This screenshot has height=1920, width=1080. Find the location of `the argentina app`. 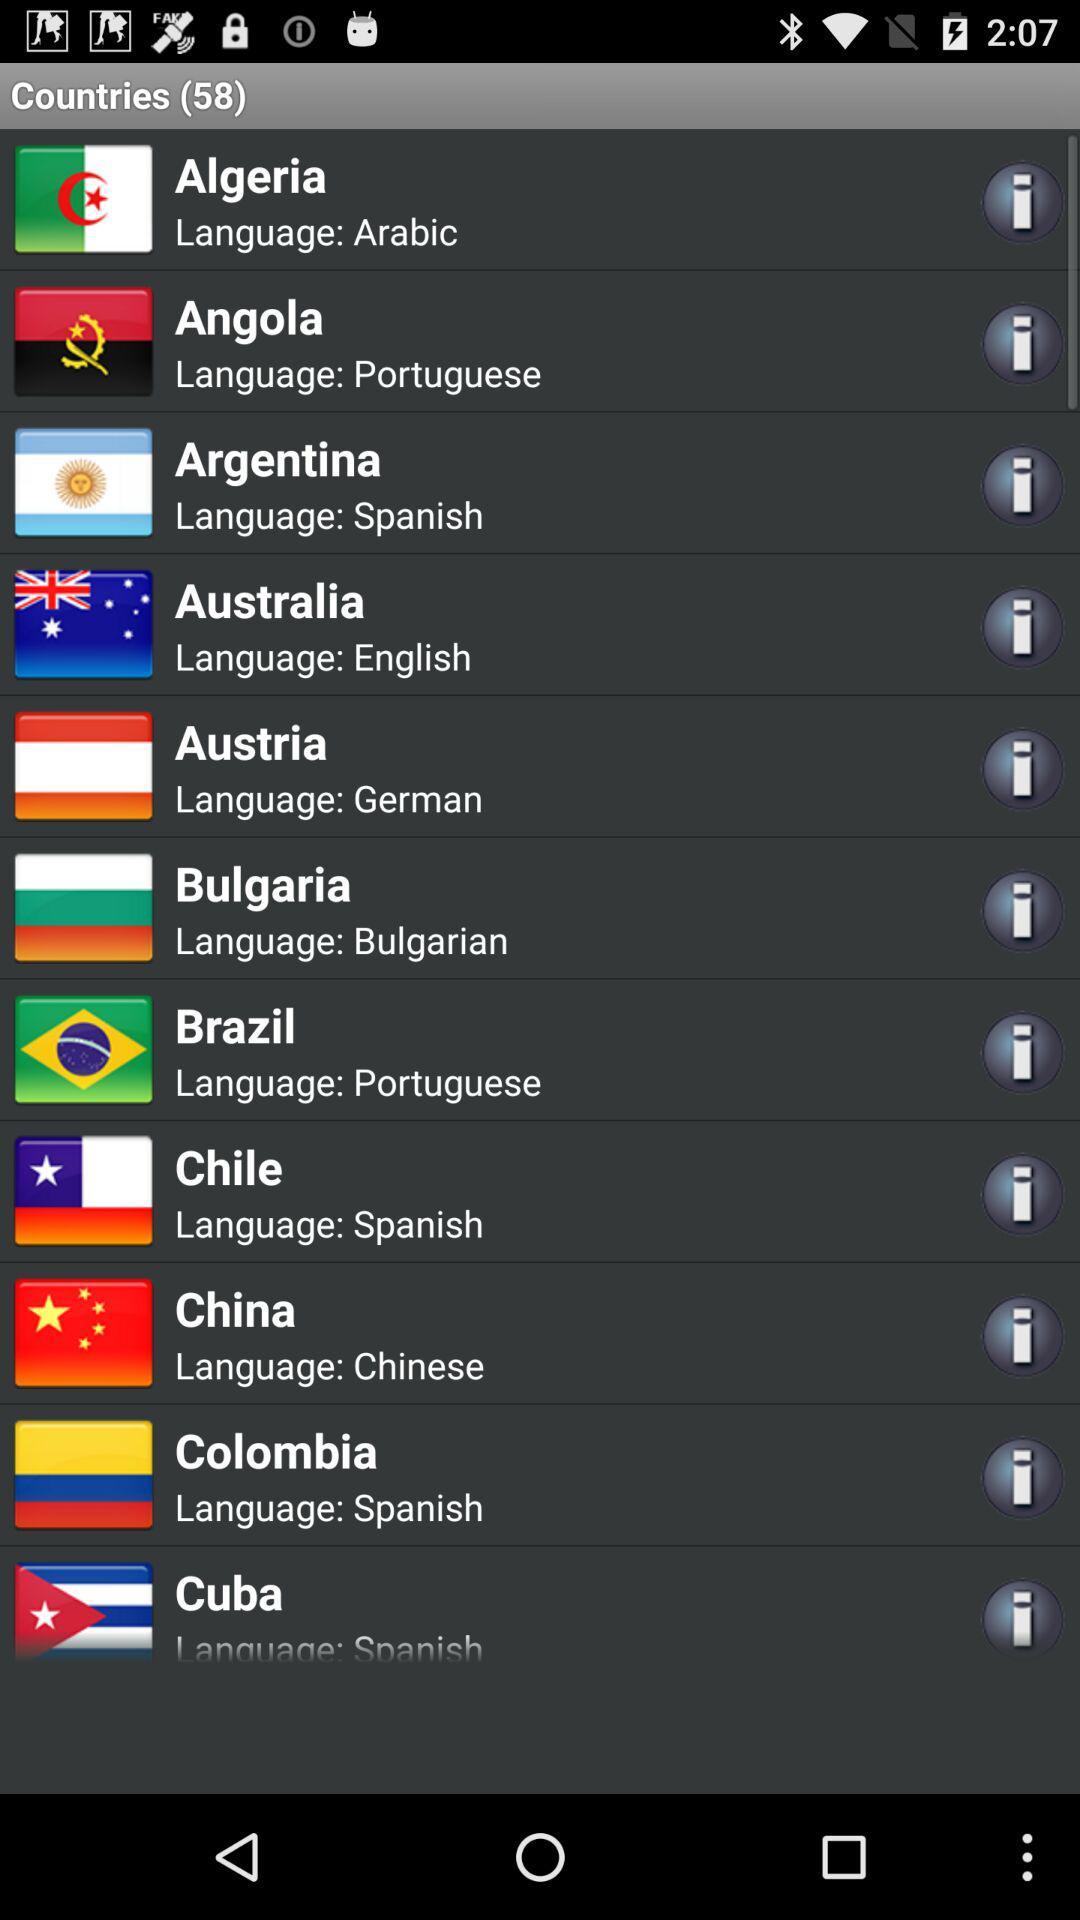

the argentina app is located at coordinates (328, 456).